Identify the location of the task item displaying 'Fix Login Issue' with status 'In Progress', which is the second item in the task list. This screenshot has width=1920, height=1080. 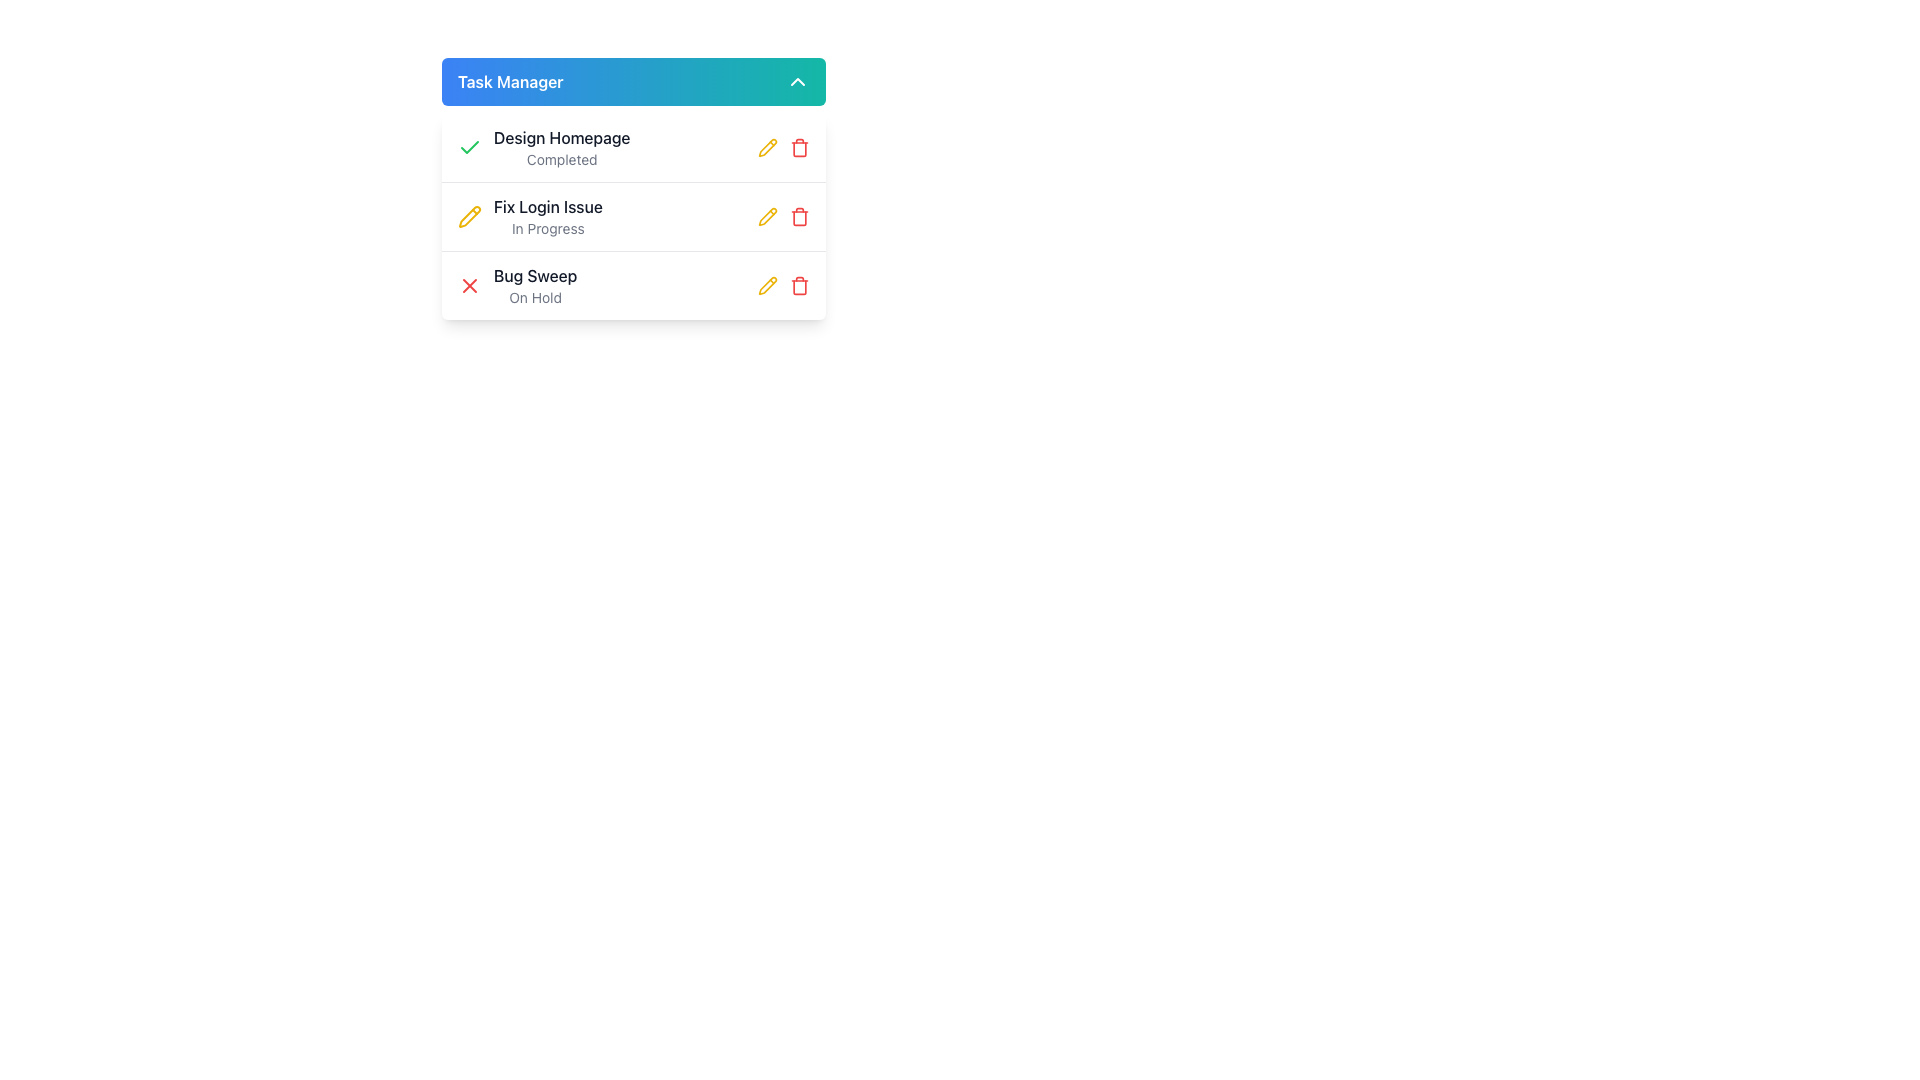
(530, 216).